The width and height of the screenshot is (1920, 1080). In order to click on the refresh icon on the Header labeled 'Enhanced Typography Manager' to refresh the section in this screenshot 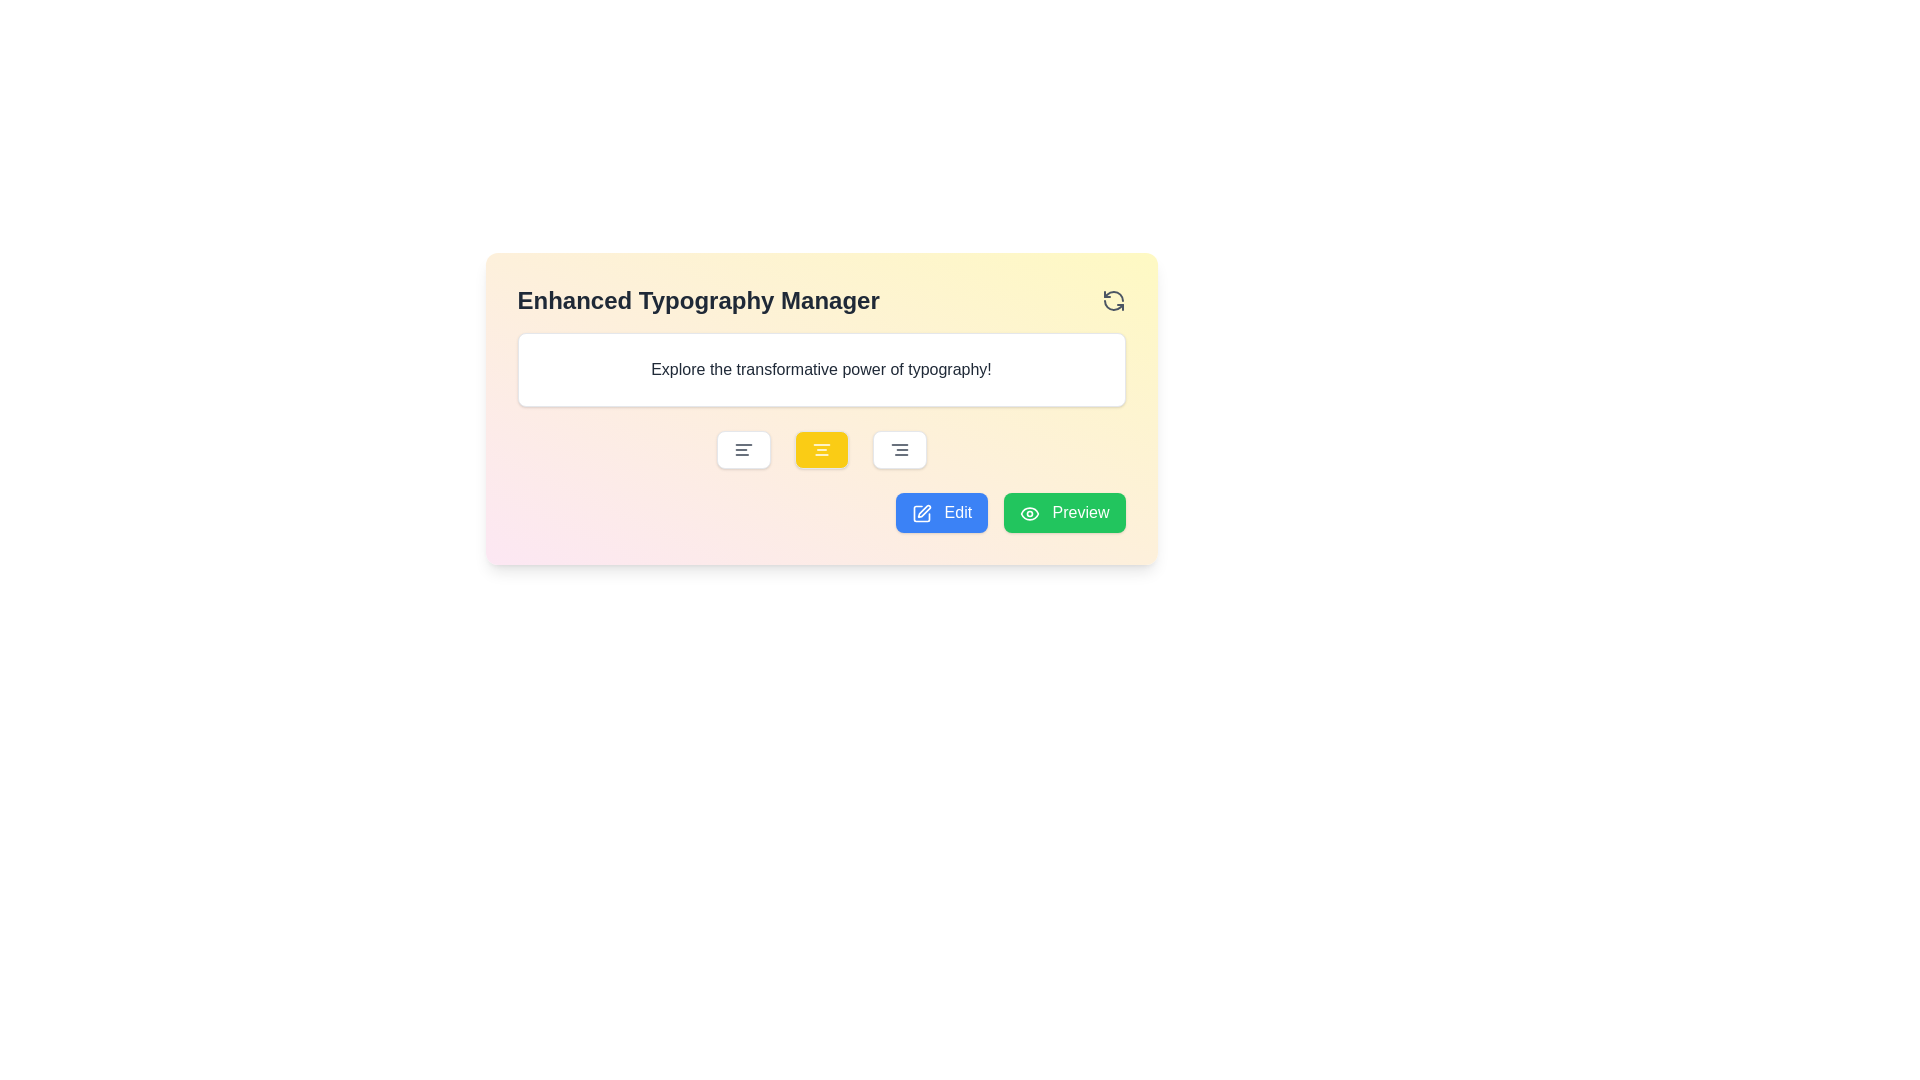, I will do `click(821, 300)`.